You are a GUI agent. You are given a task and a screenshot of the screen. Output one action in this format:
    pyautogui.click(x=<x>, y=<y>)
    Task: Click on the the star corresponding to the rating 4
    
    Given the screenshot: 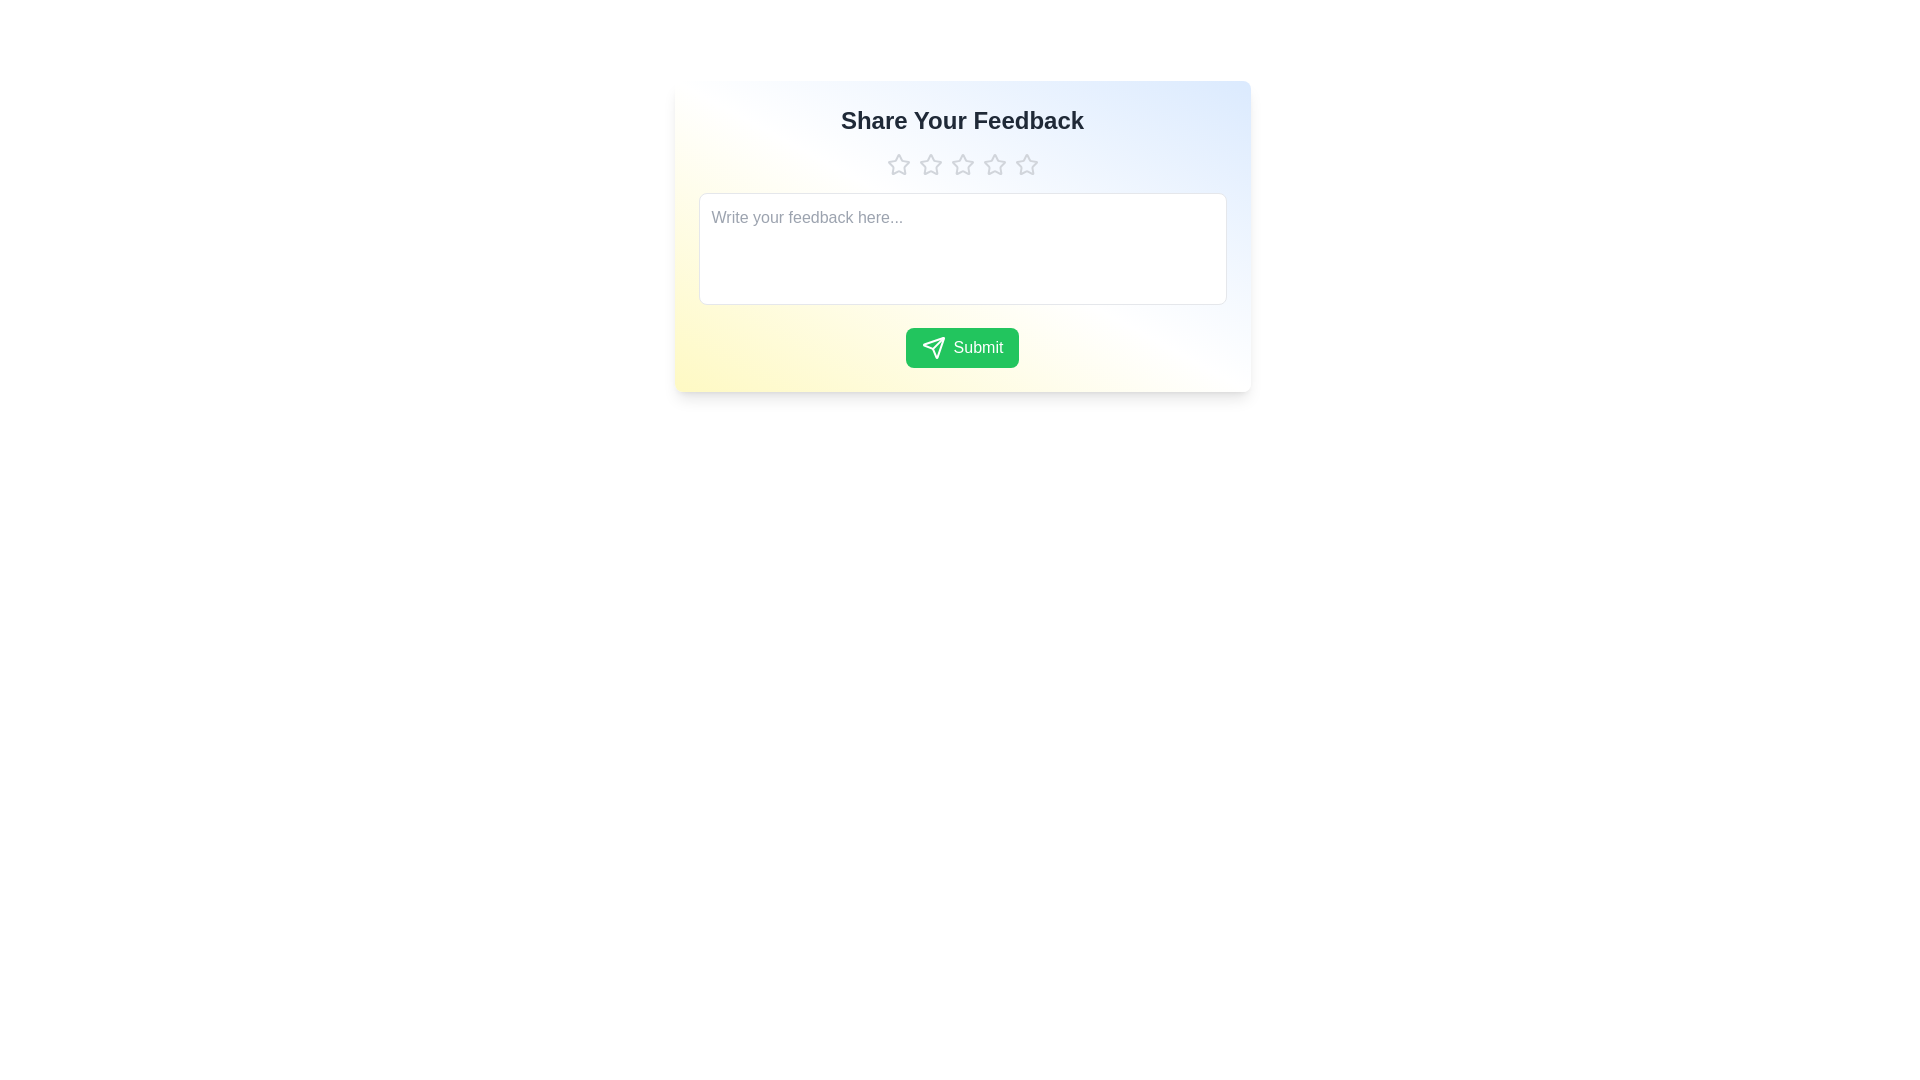 What is the action you would take?
    pyautogui.click(x=994, y=164)
    